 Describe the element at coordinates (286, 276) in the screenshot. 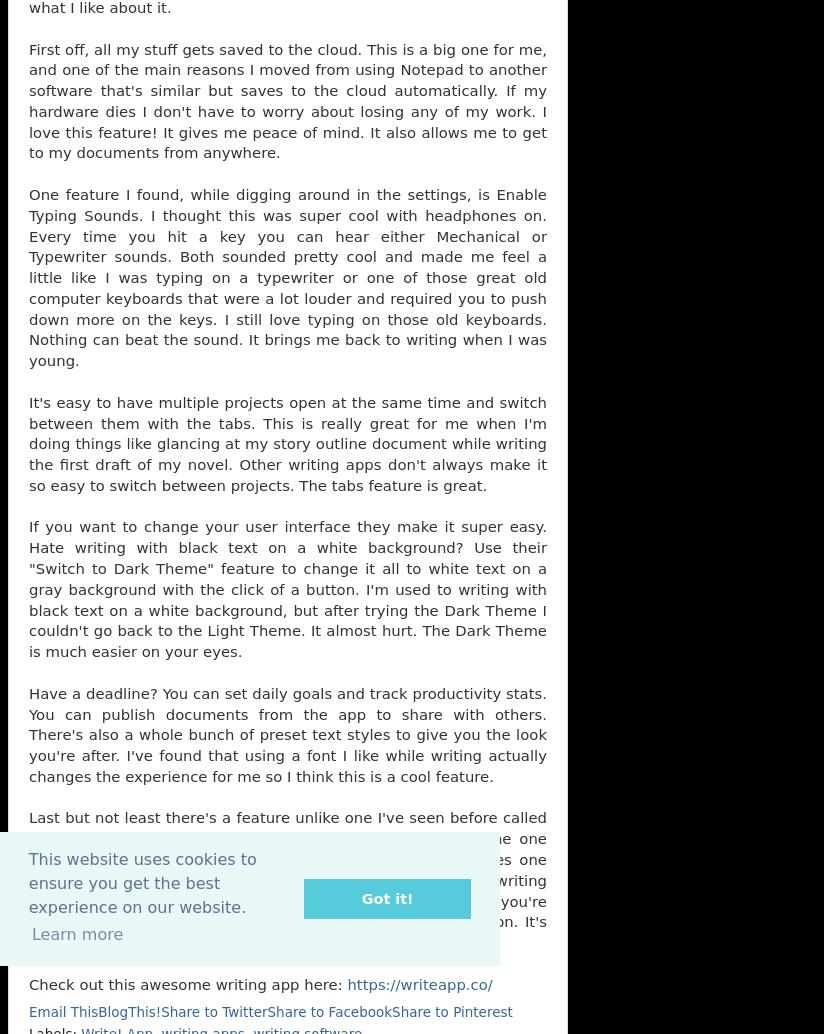

I see `'One feature I found, while digging around in the settings, is Enable Typing Sounds. I thought this was super cool with headphones on. Every time you hit a key you can hear either Mechanical or Typewriter sounds. Both sounded pretty cool and made me feel a little like I was typing on a typewriter or one of those great old computer keyboards that were a lot louder and required you to push down more on the keys. I still love typing on those old keyboards. Nothing can beat the sound. It brings me back to writing when I was young.'` at that location.